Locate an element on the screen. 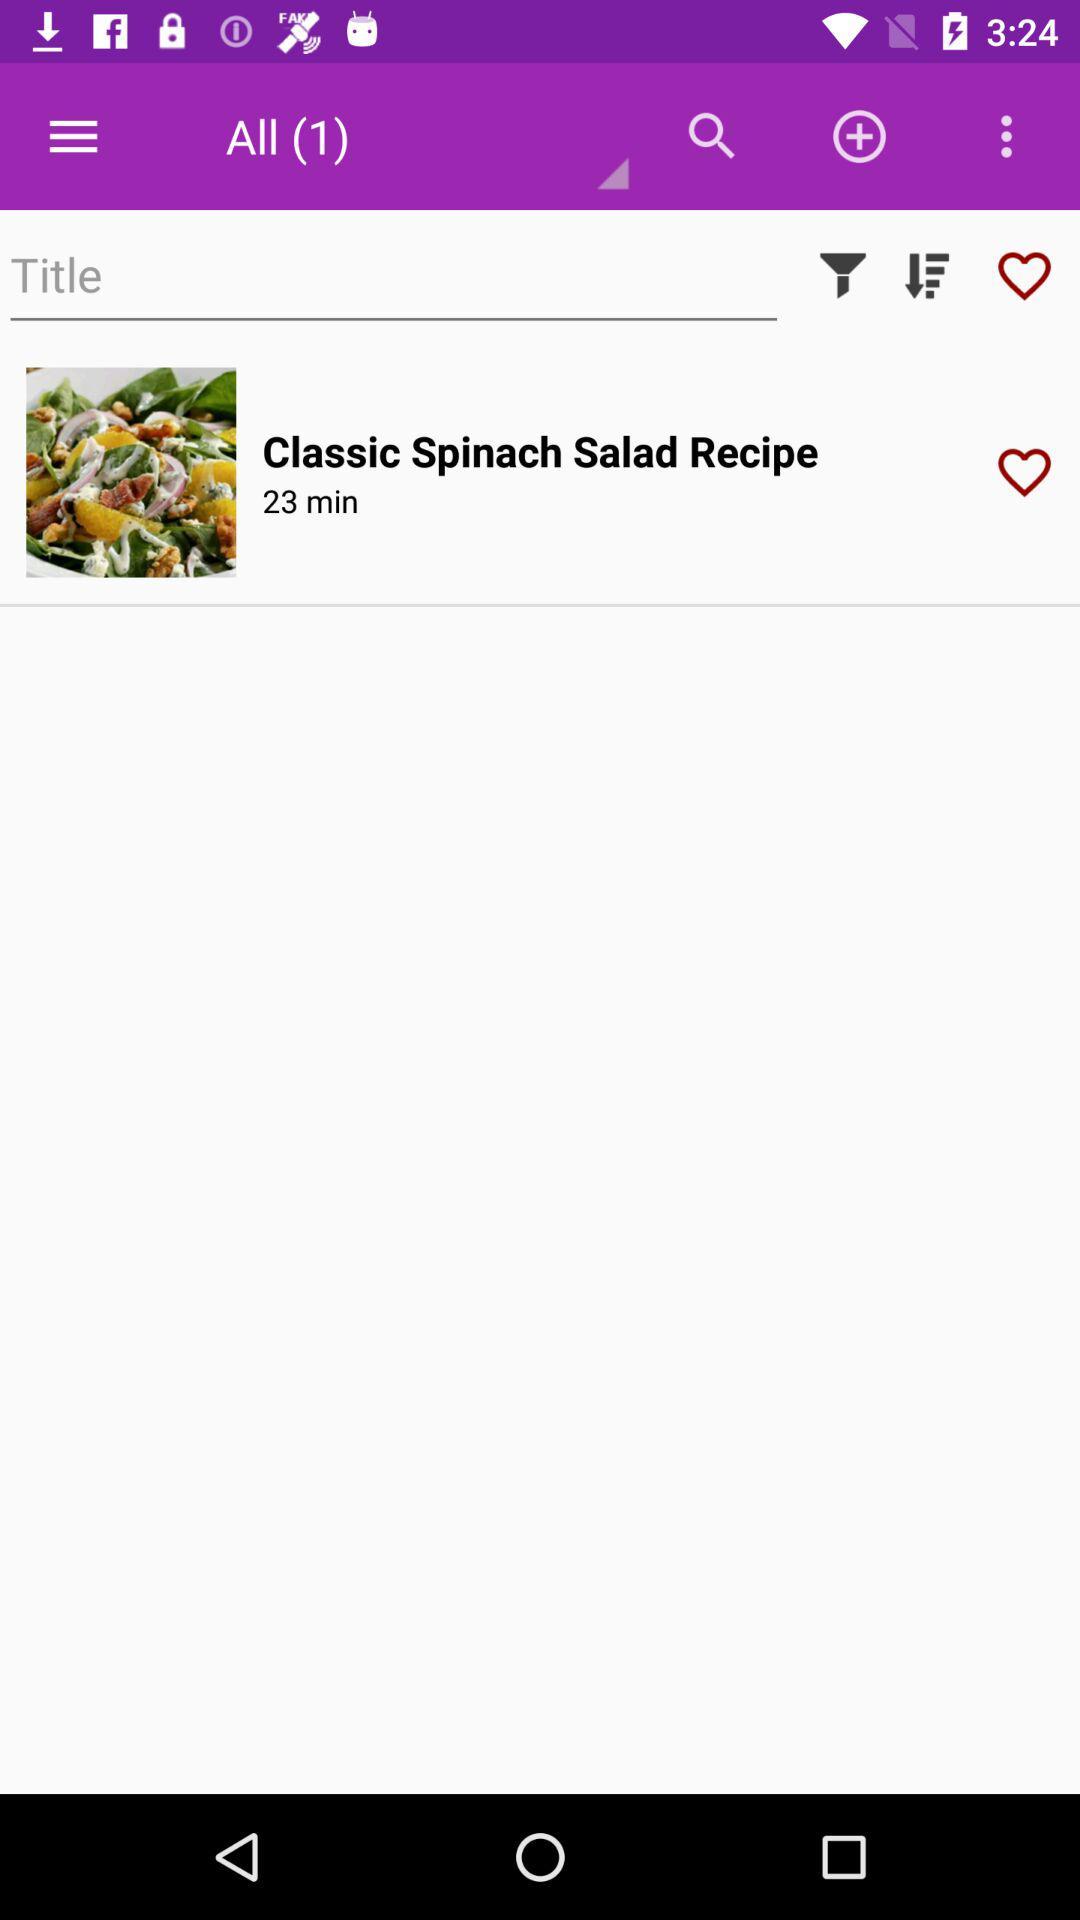 This screenshot has width=1080, height=1920. icon above classic spinach salad icon is located at coordinates (843, 274).